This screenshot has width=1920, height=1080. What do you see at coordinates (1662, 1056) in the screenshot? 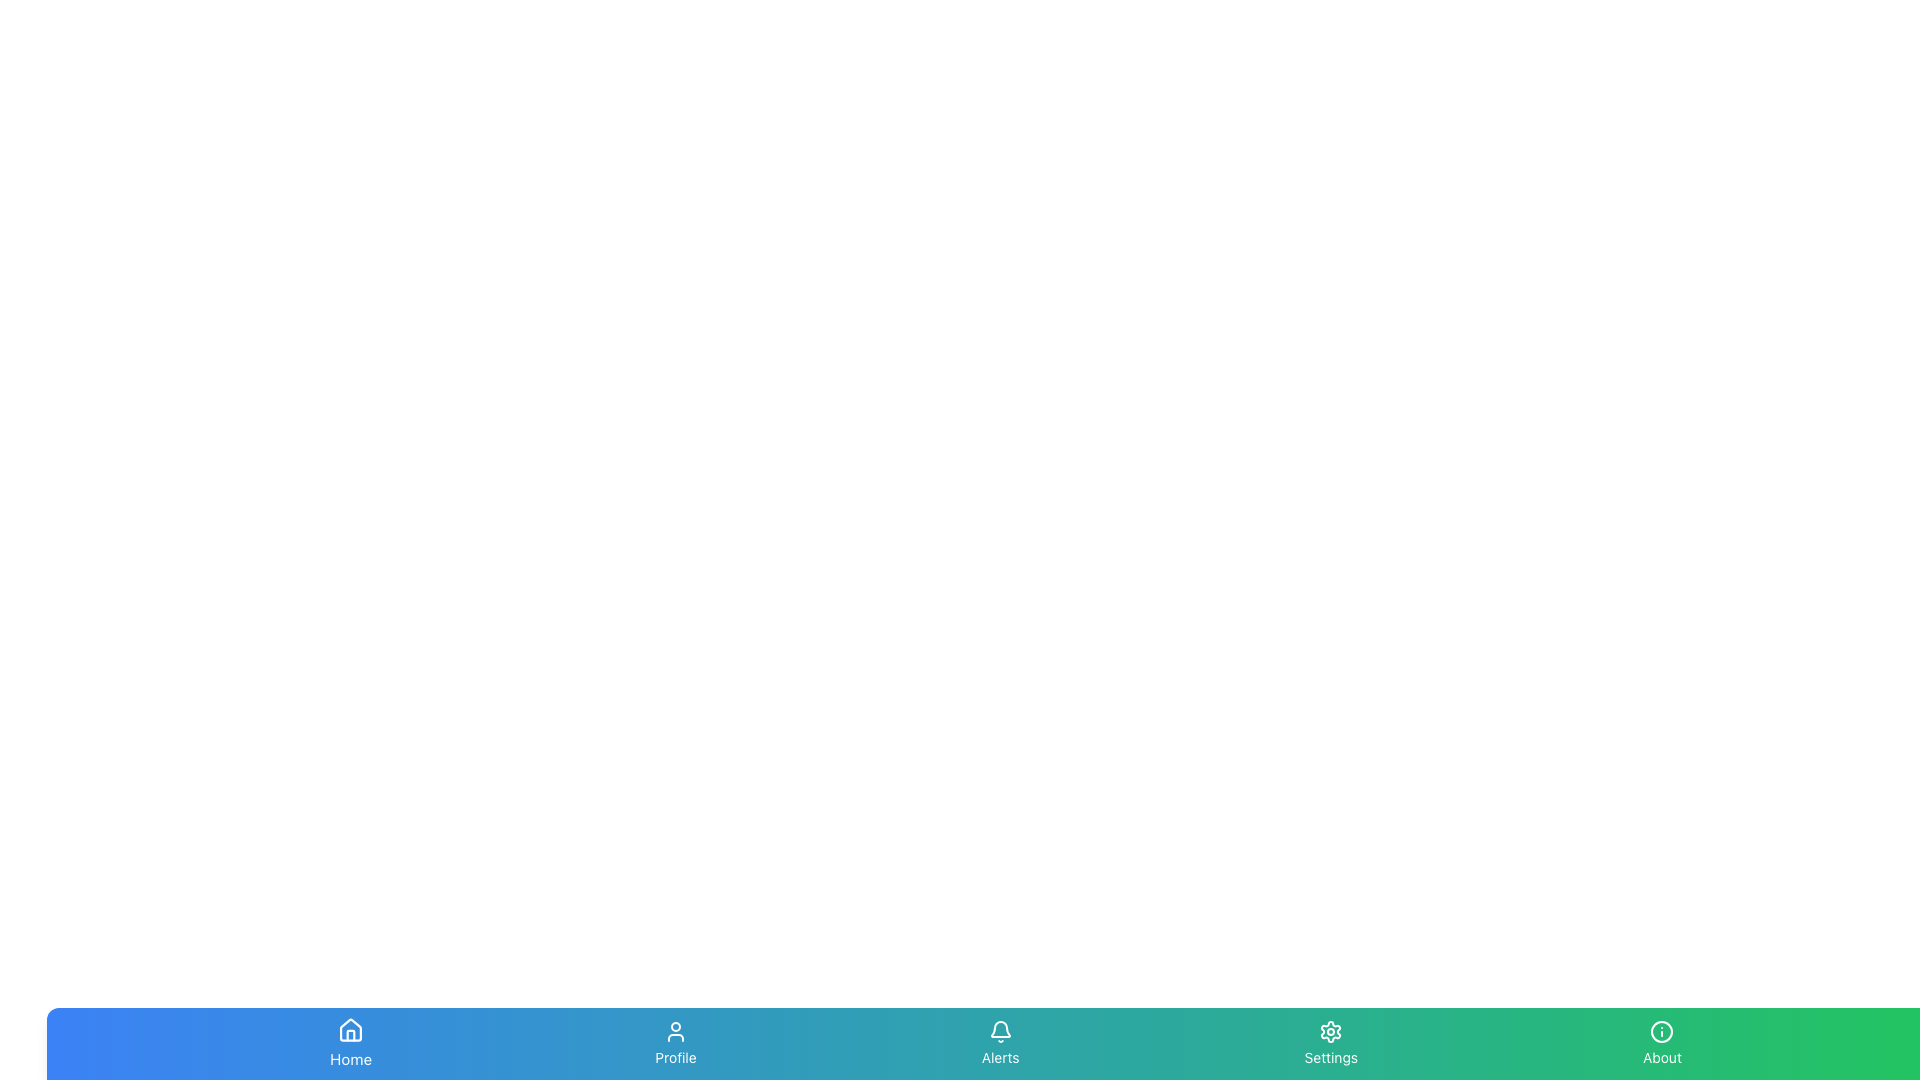
I see `the 'About' text label, which is styled in smaller font size and positioned beneath an information icon in the footer bar` at bounding box center [1662, 1056].